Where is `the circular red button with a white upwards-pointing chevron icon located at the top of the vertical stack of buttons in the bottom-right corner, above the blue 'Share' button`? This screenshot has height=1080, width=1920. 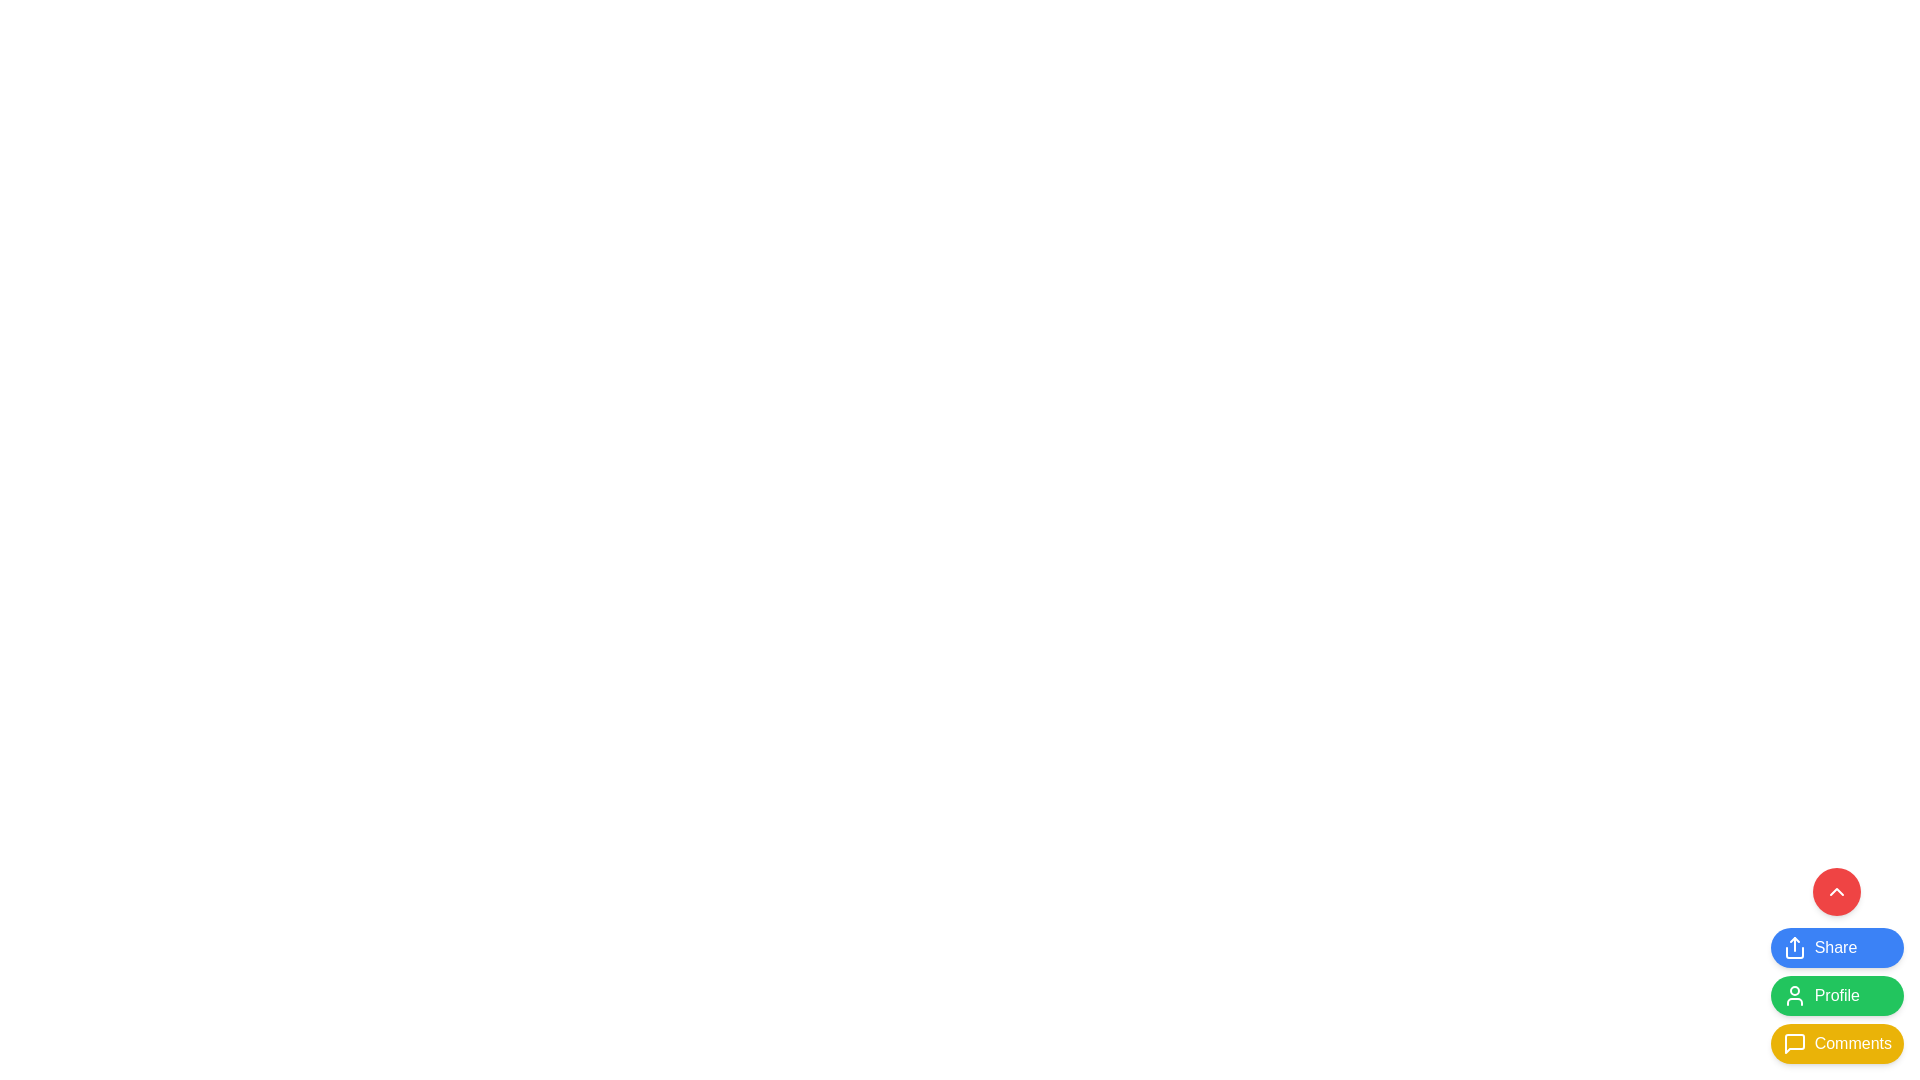
the circular red button with a white upwards-pointing chevron icon located at the top of the vertical stack of buttons in the bottom-right corner, above the blue 'Share' button is located at coordinates (1837, 890).